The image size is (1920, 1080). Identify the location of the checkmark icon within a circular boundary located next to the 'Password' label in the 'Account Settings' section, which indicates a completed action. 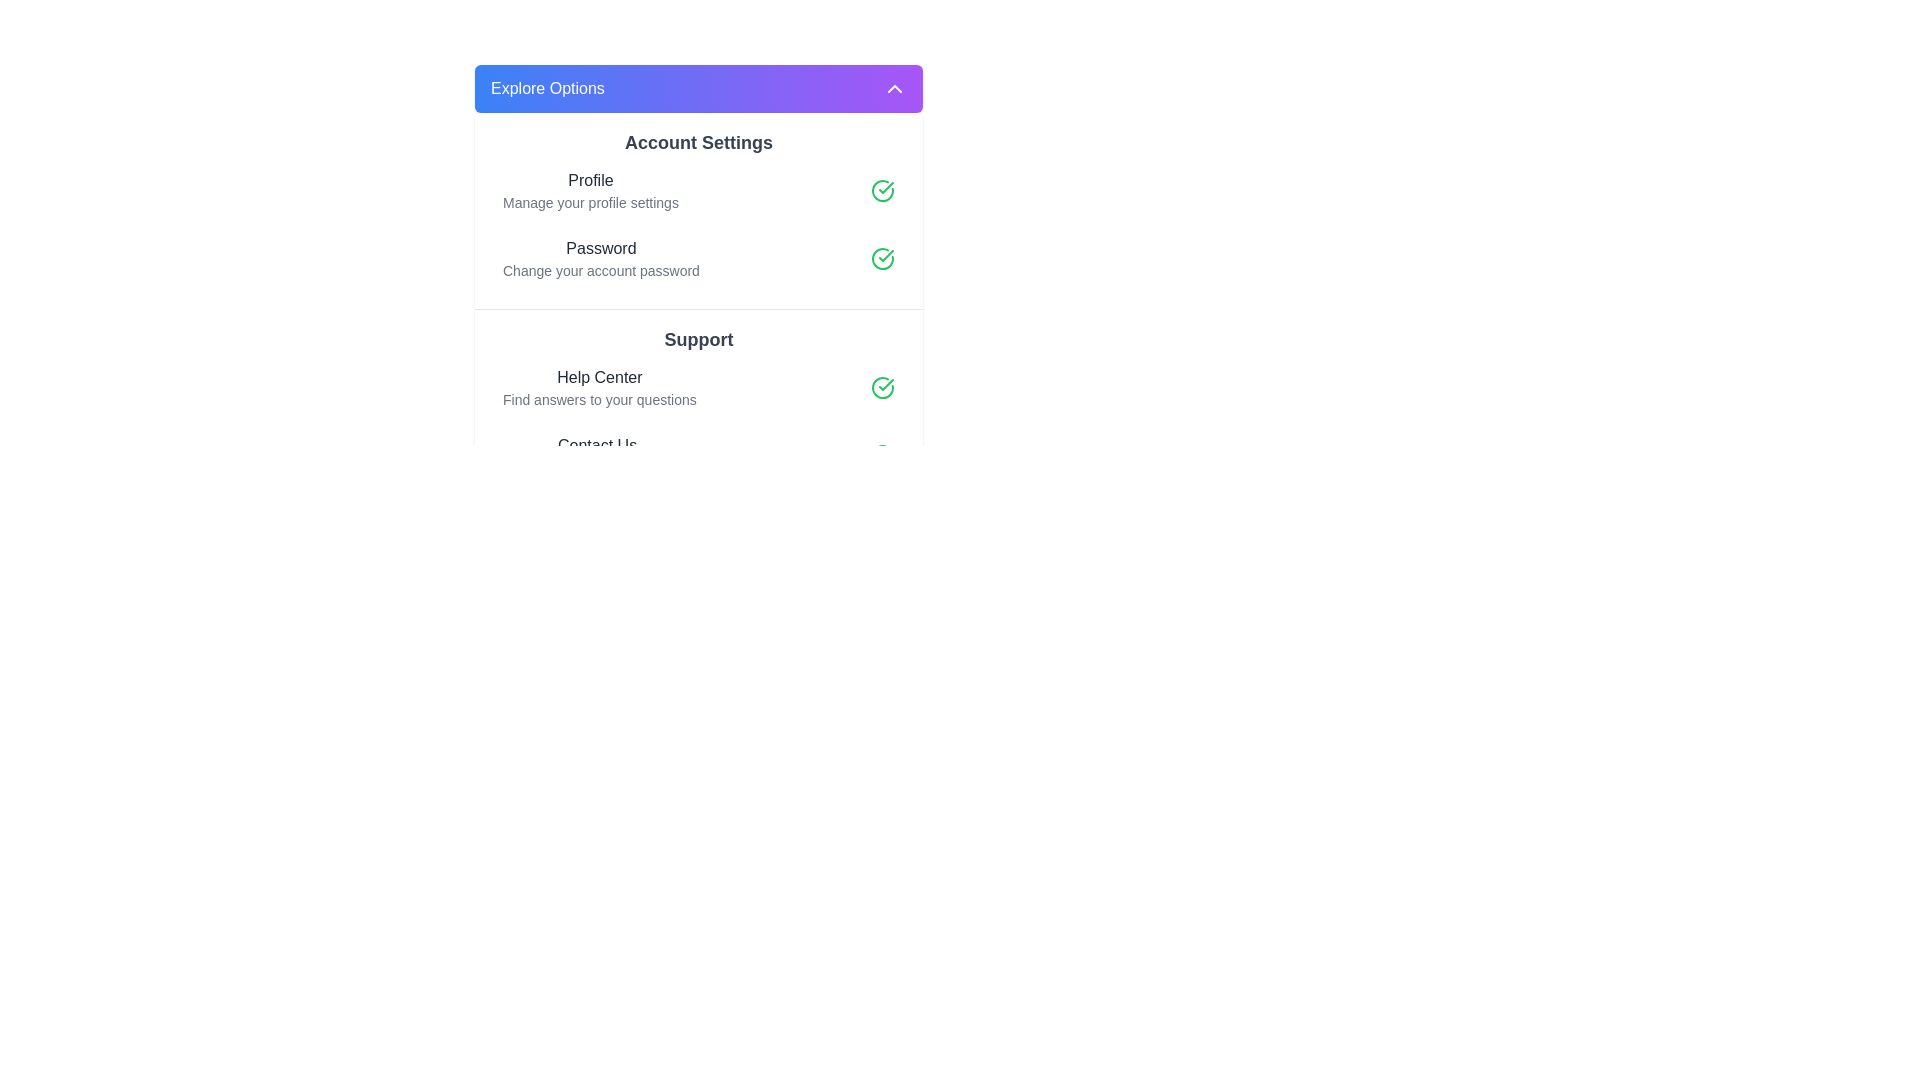
(885, 254).